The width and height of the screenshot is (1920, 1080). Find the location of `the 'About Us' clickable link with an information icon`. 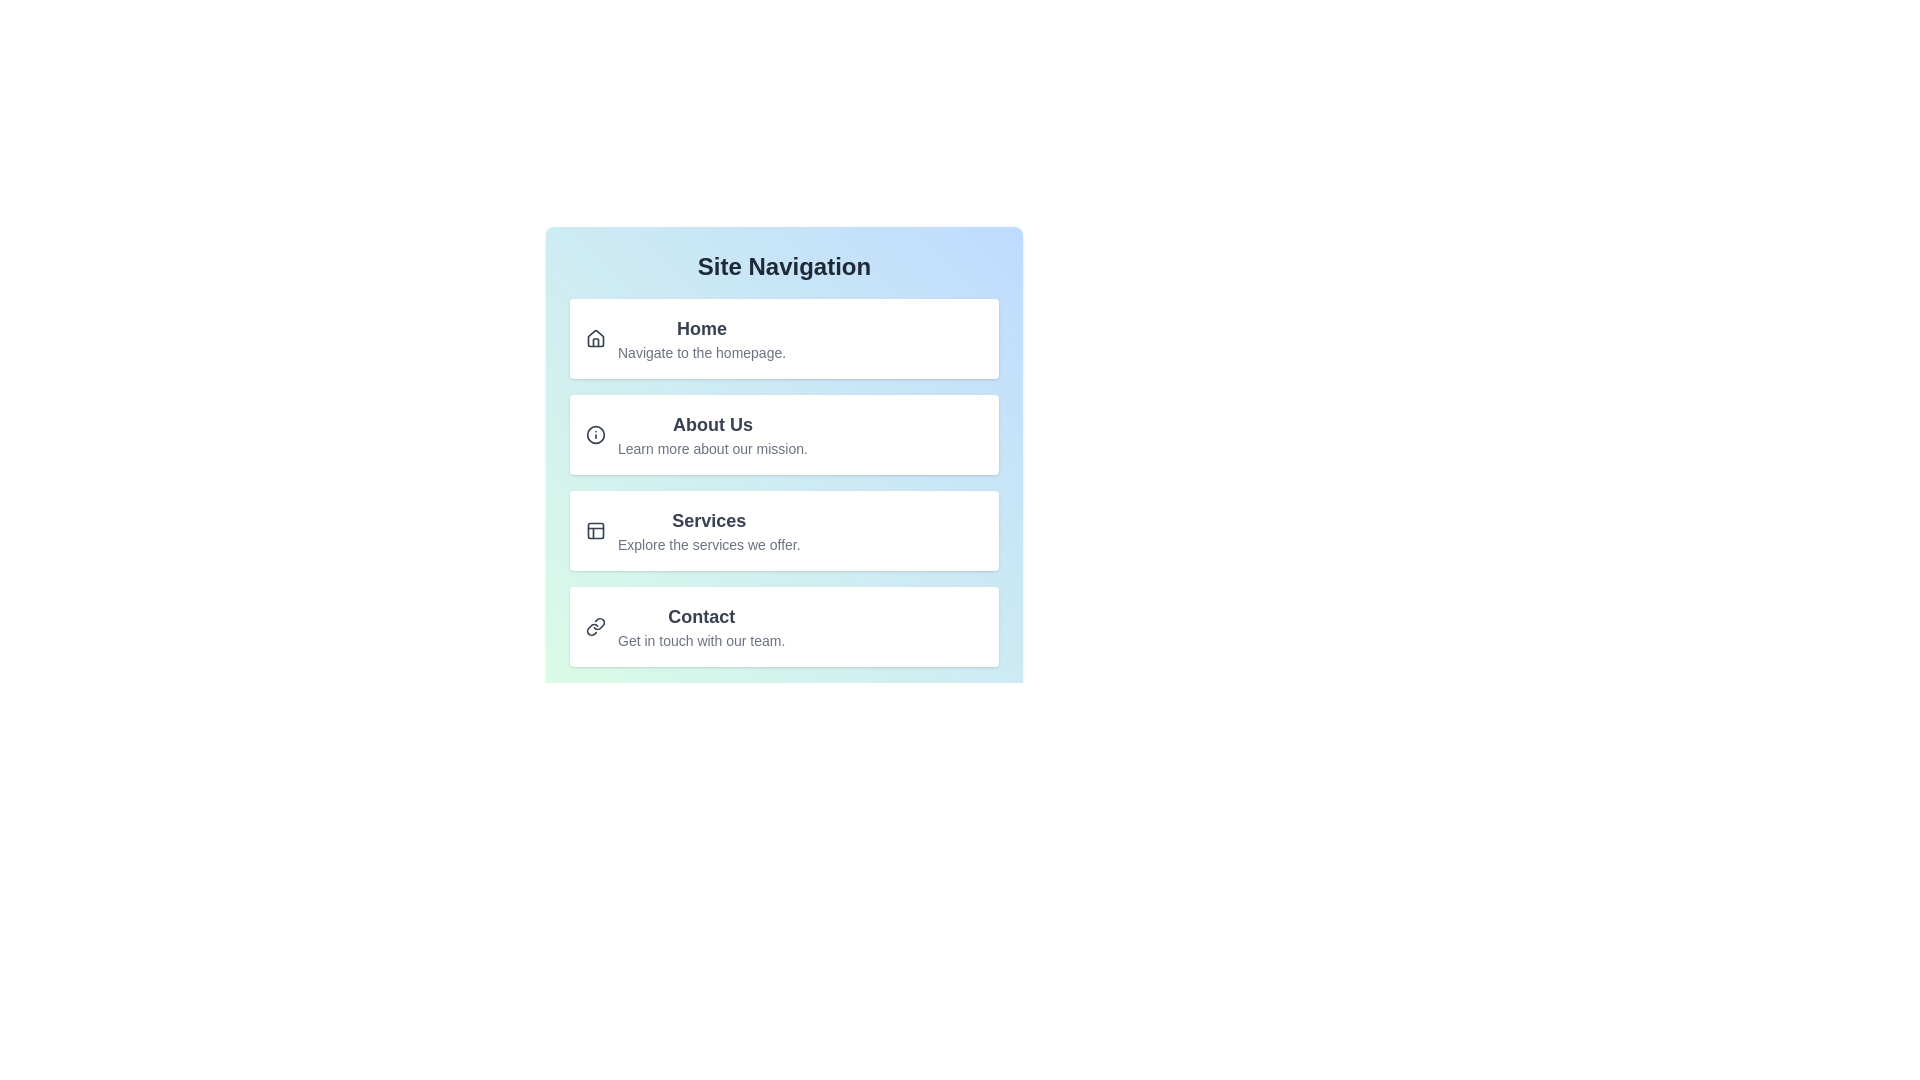

the 'About Us' clickable link with an information icon is located at coordinates (783, 434).